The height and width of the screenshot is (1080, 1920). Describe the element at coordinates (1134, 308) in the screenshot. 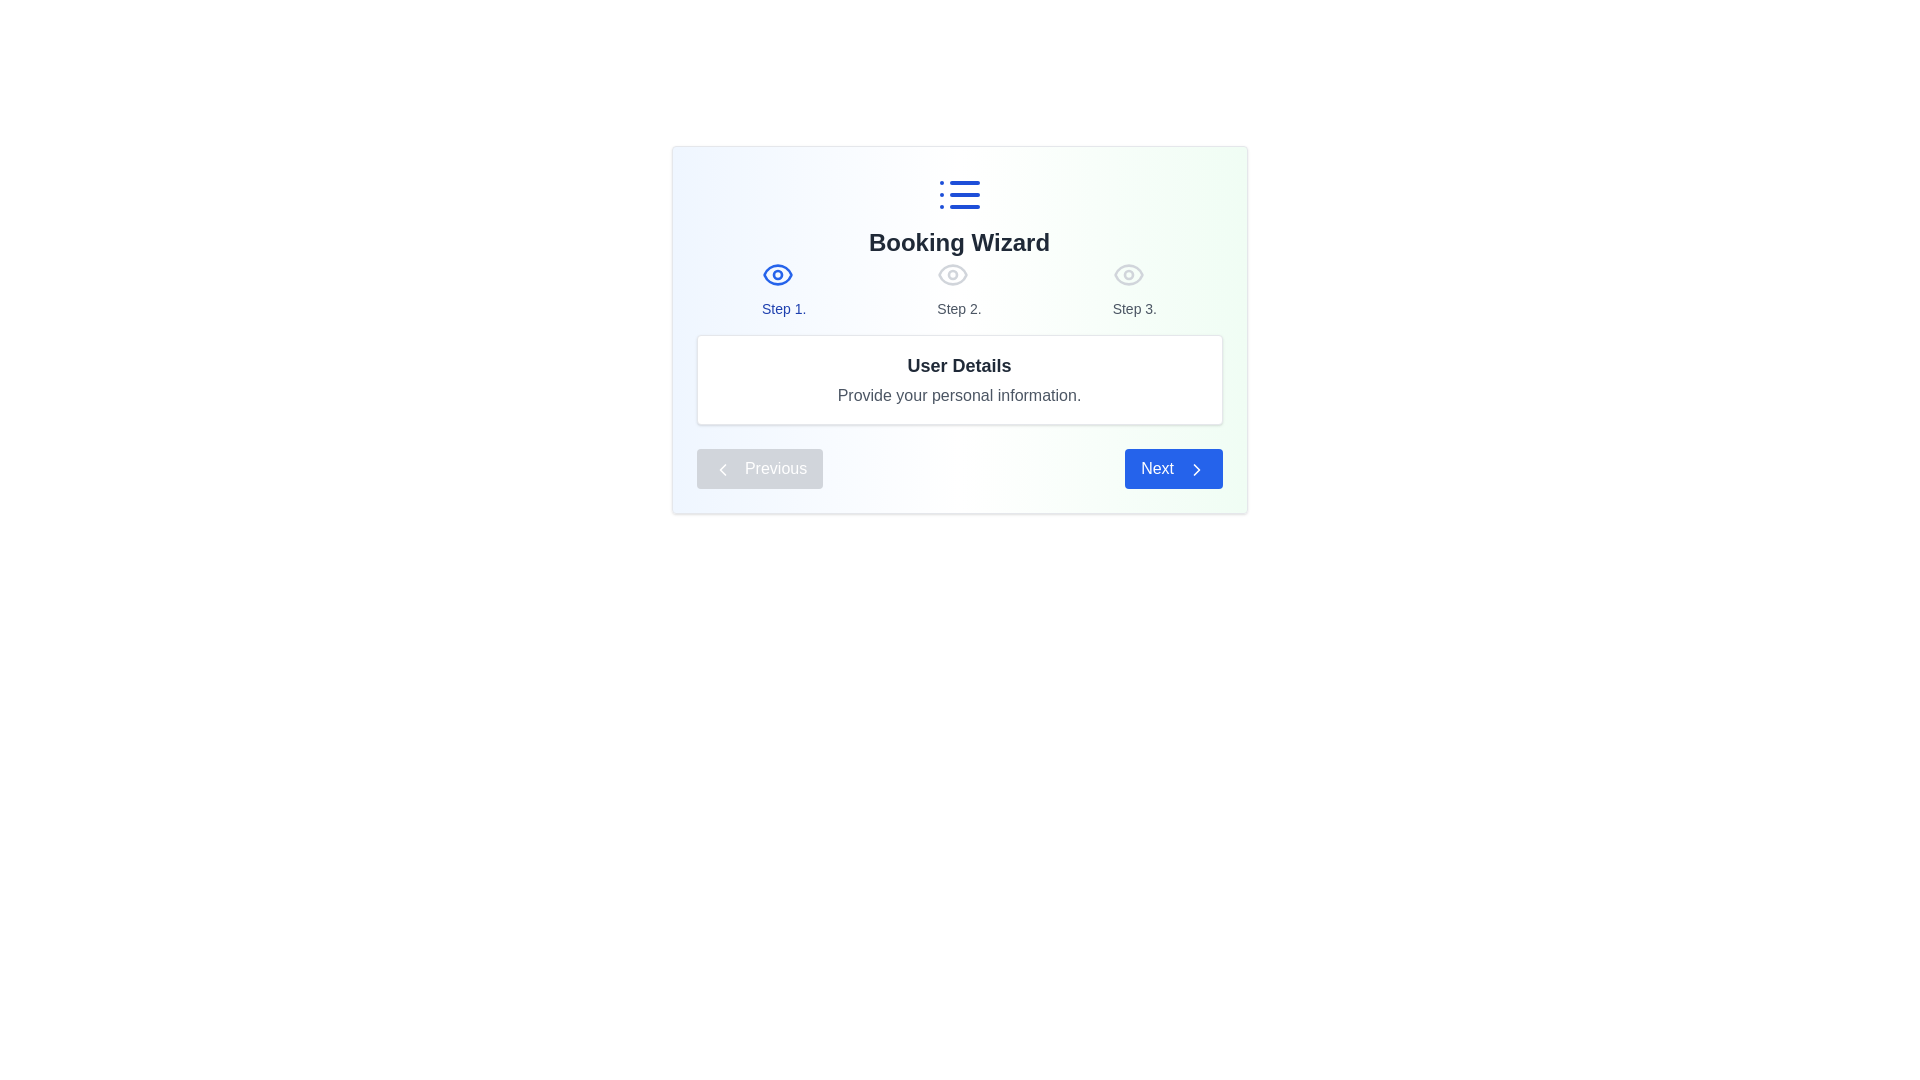

I see `the Text label displaying 'Step 3.' which is styled in medium-sized, gray-colored font, located at the top-center of the interface` at that location.